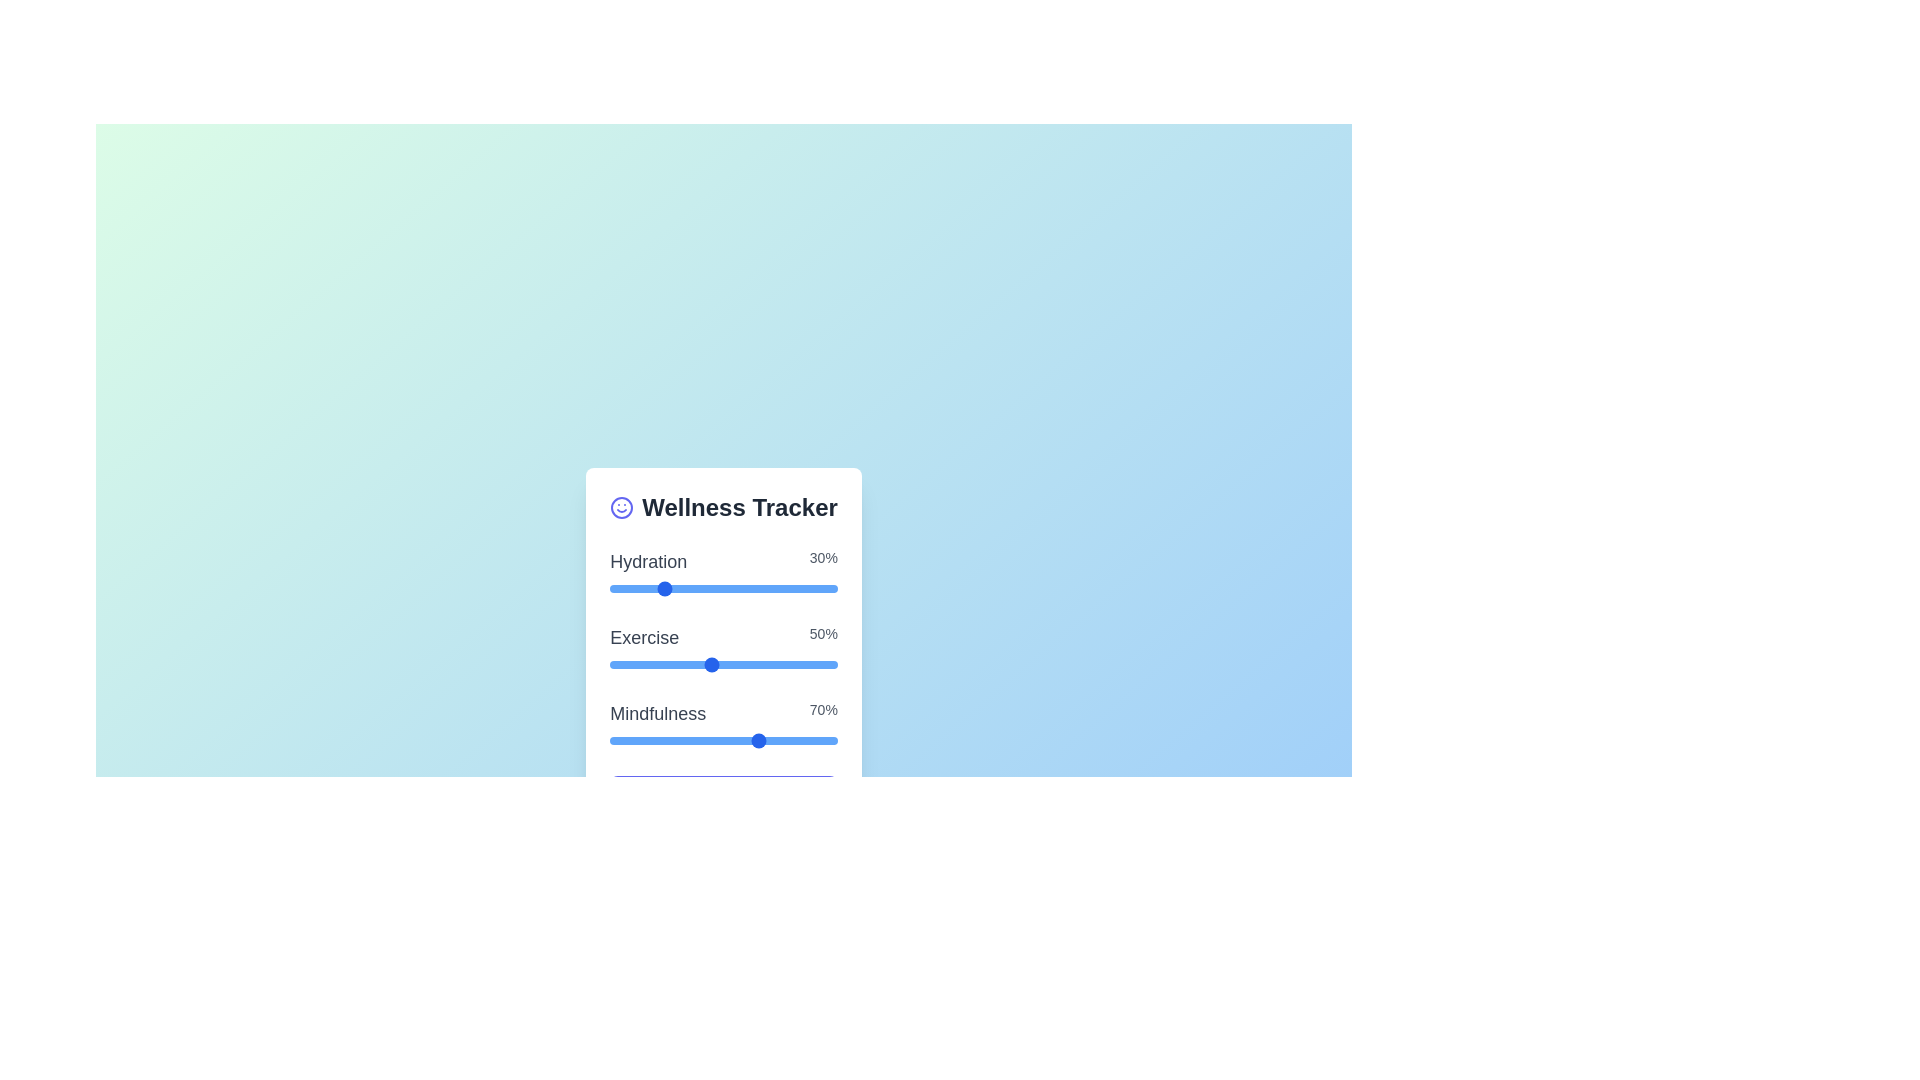 This screenshot has width=1920, height=1080. Describe the element at coordinates (811, 664) in the screenshot. I see `the 'Exercise' slider to set its value to 9` at that location.